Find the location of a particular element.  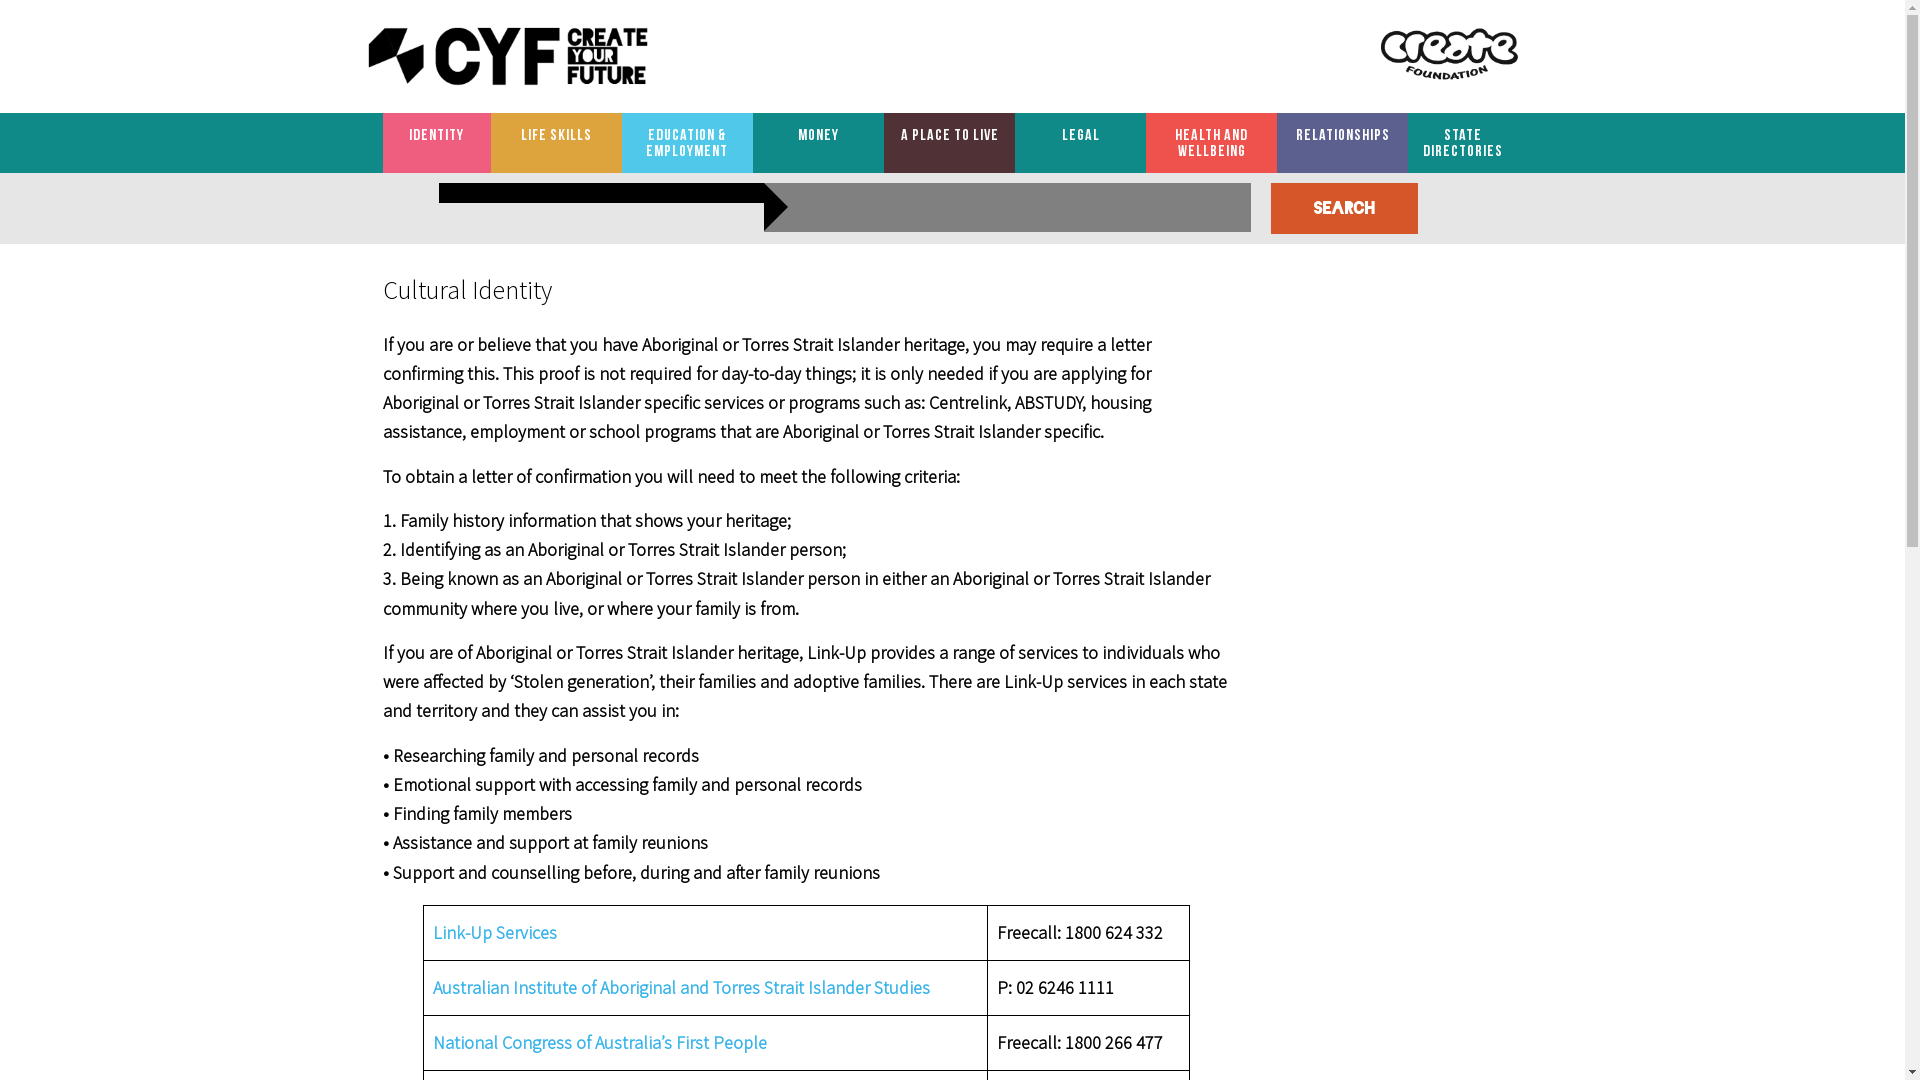

'EDUCATION & EMPLOYMENT' is located at coordinates (687, 142).